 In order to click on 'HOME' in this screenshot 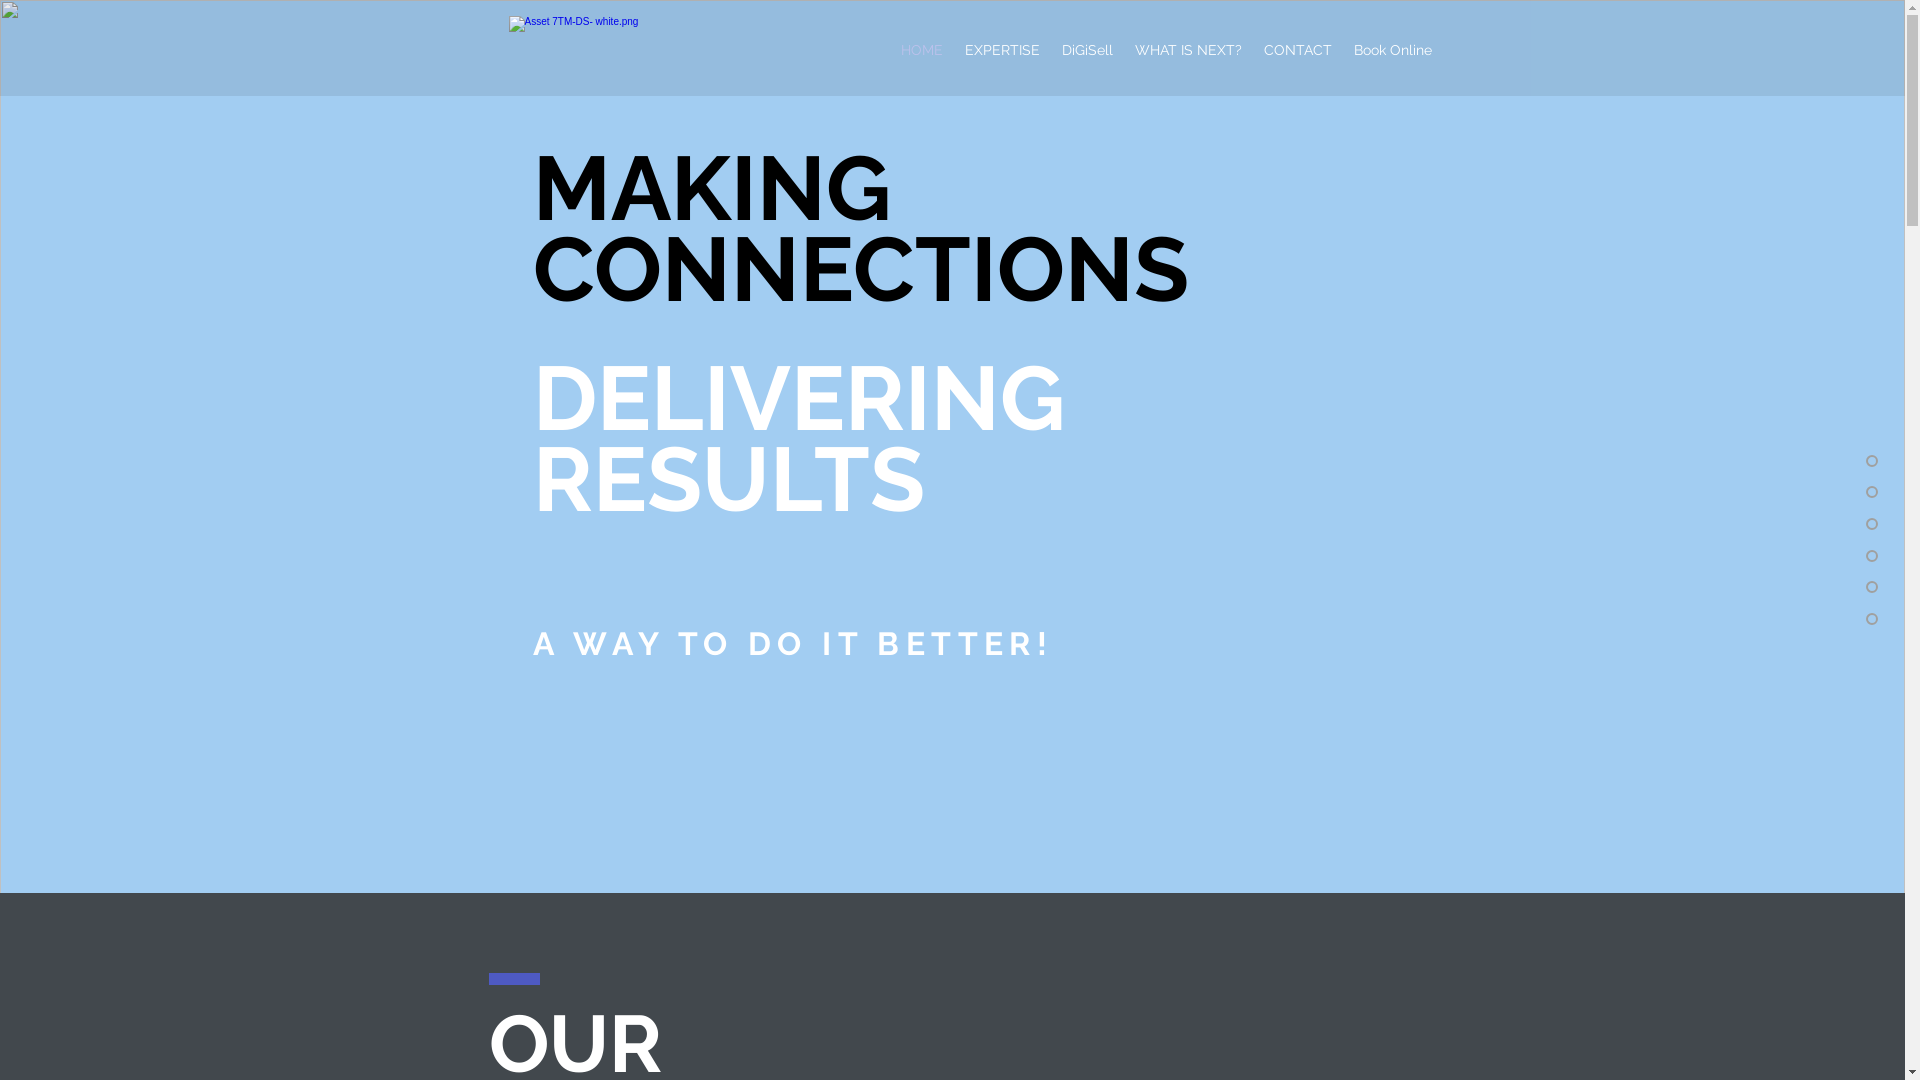, I will do `click(920, 49)`.